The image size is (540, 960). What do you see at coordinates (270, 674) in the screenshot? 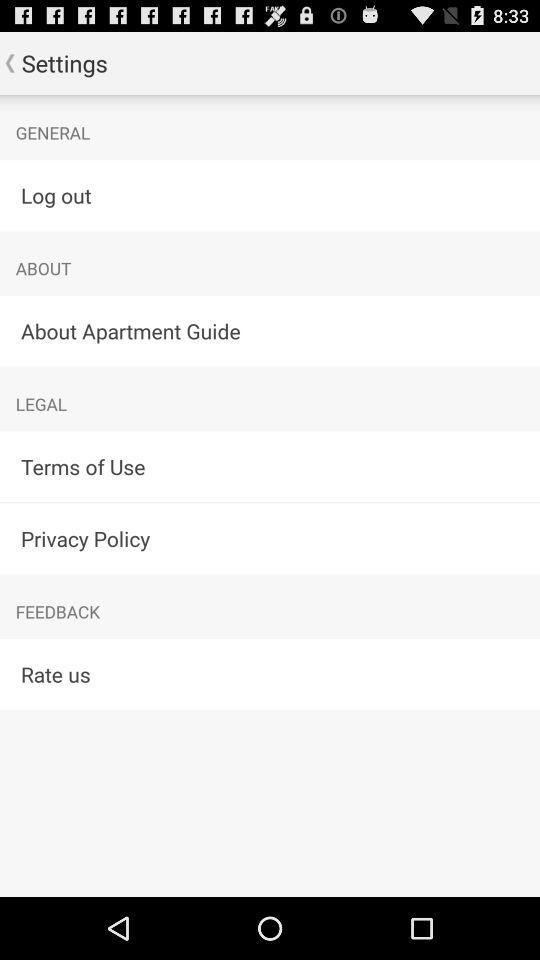
I see `app below the feedback item` at bounding box center [270, 674].